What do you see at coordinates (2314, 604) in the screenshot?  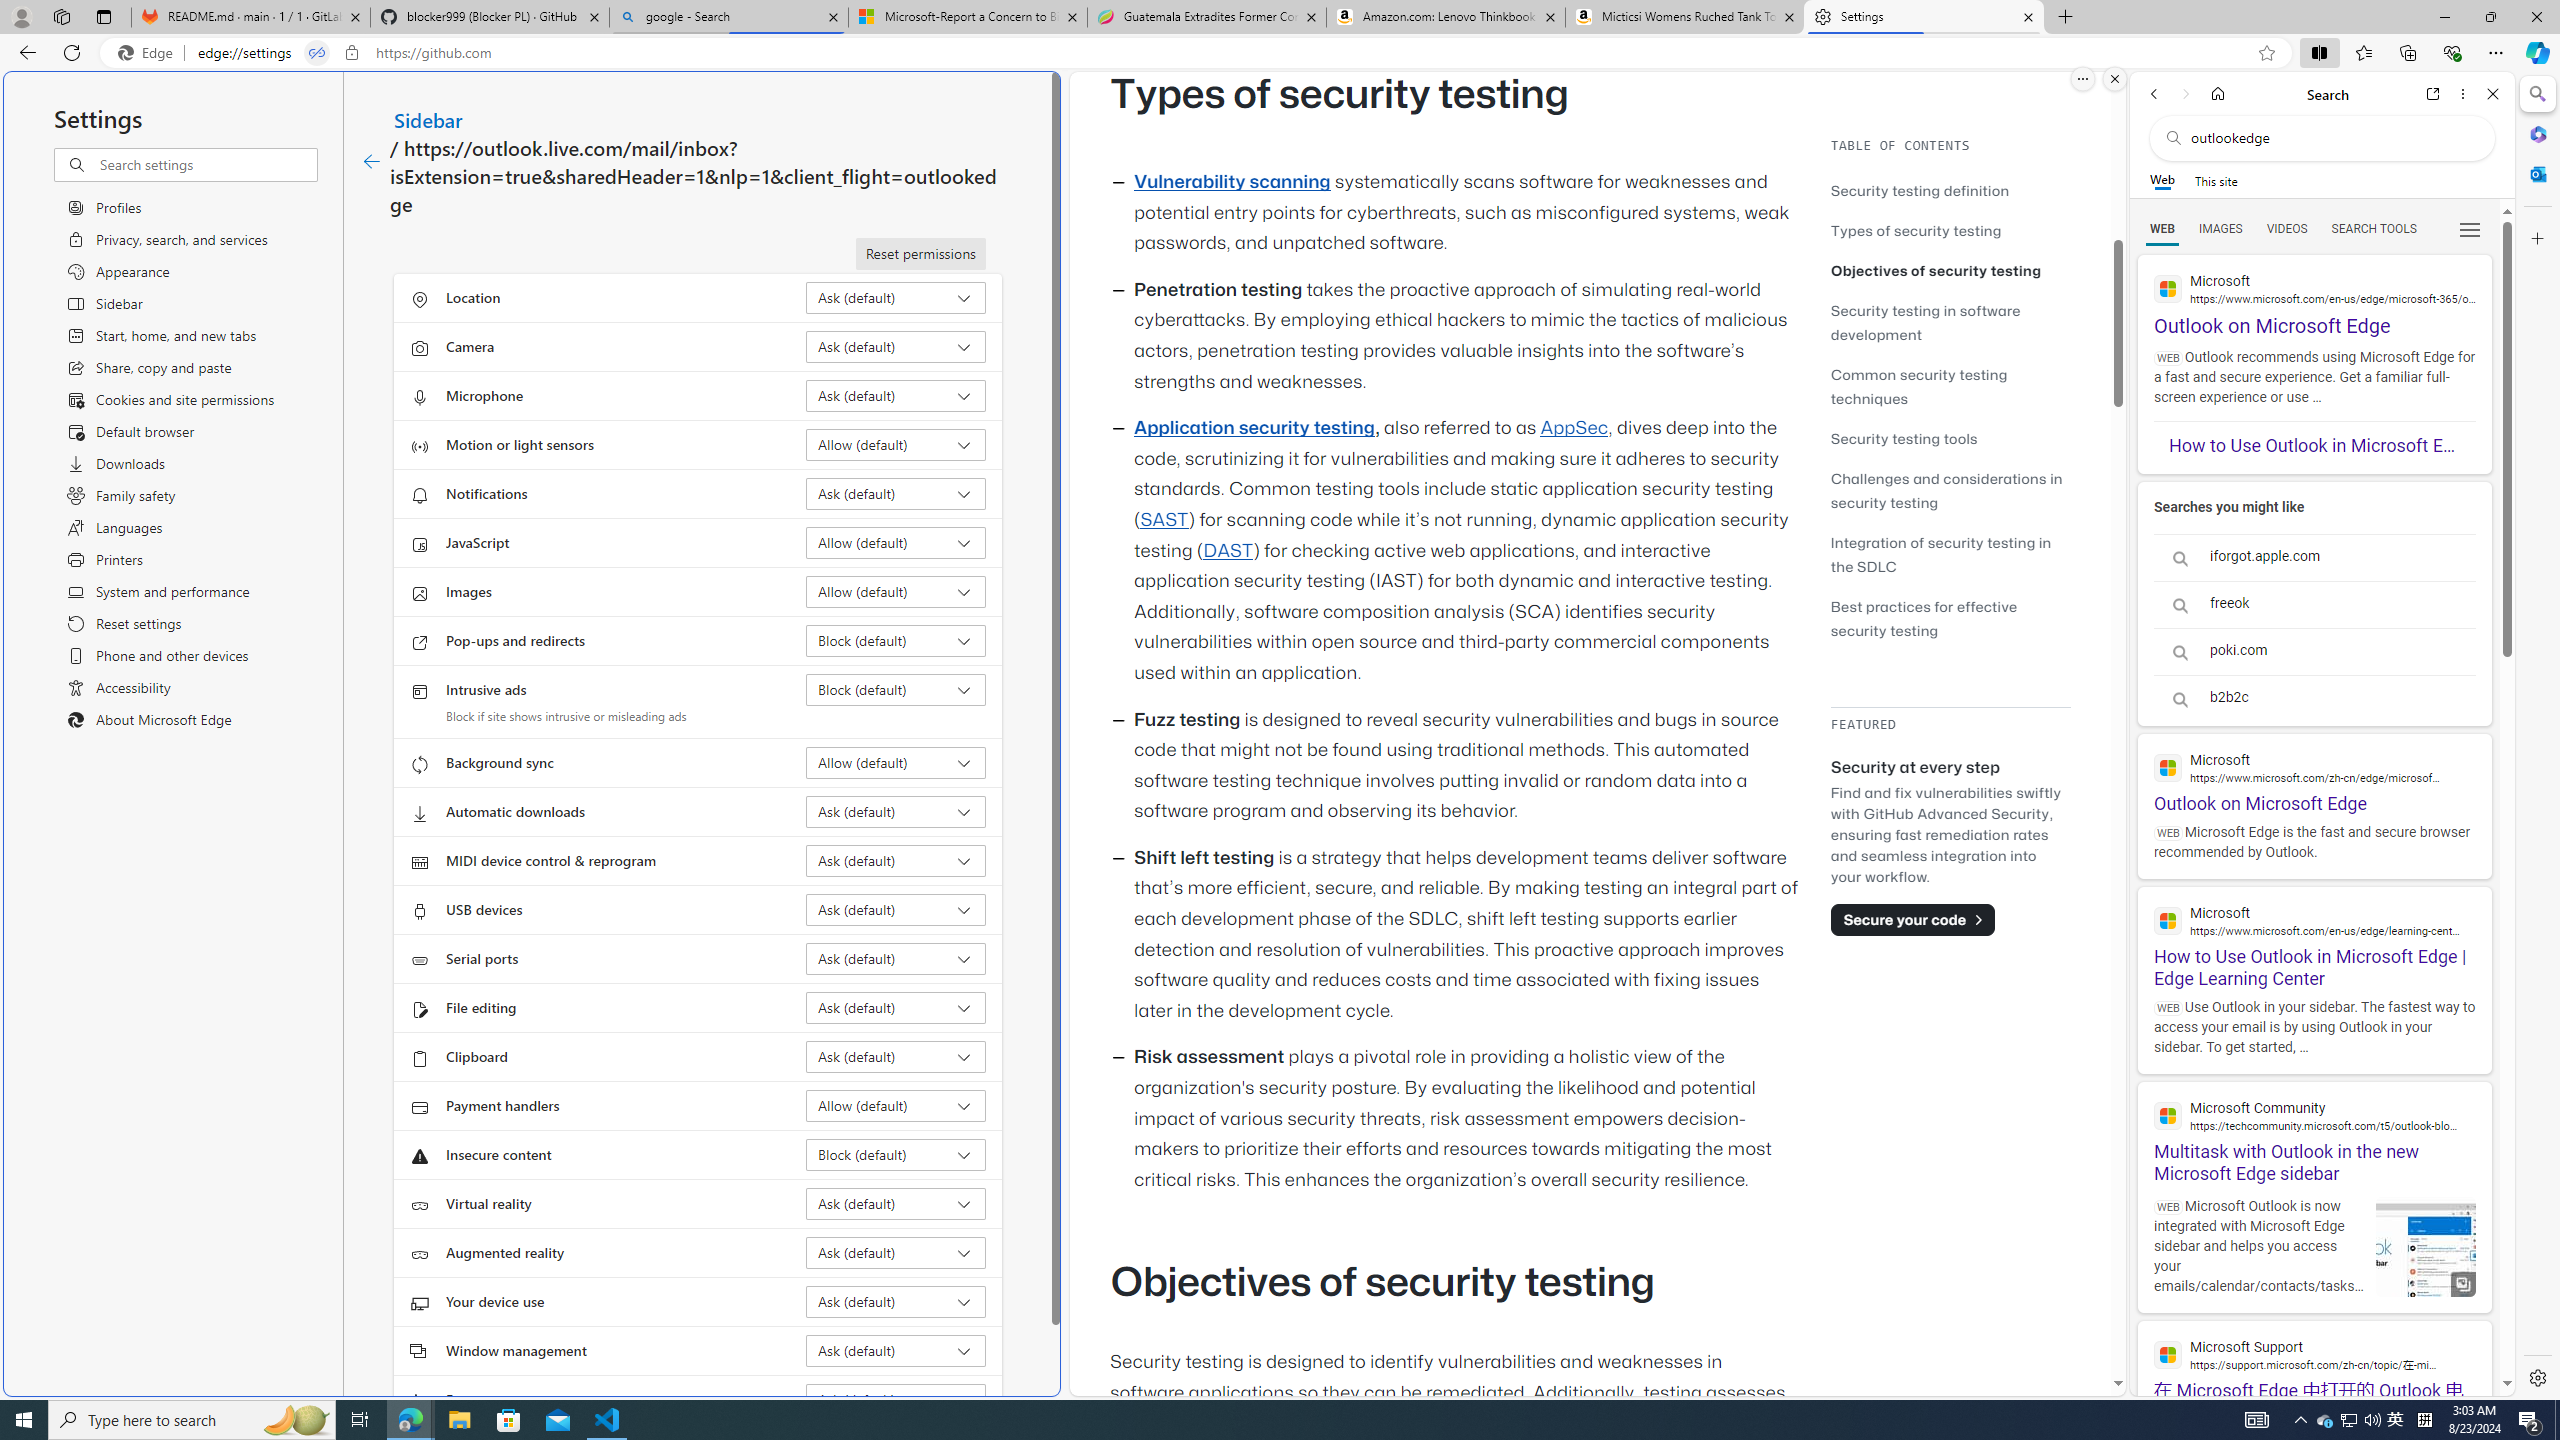 I see `'Searches you might likeiforgot.apple.comfreeokpoki.comb2b2c'` at bounding box center [2314, 604].